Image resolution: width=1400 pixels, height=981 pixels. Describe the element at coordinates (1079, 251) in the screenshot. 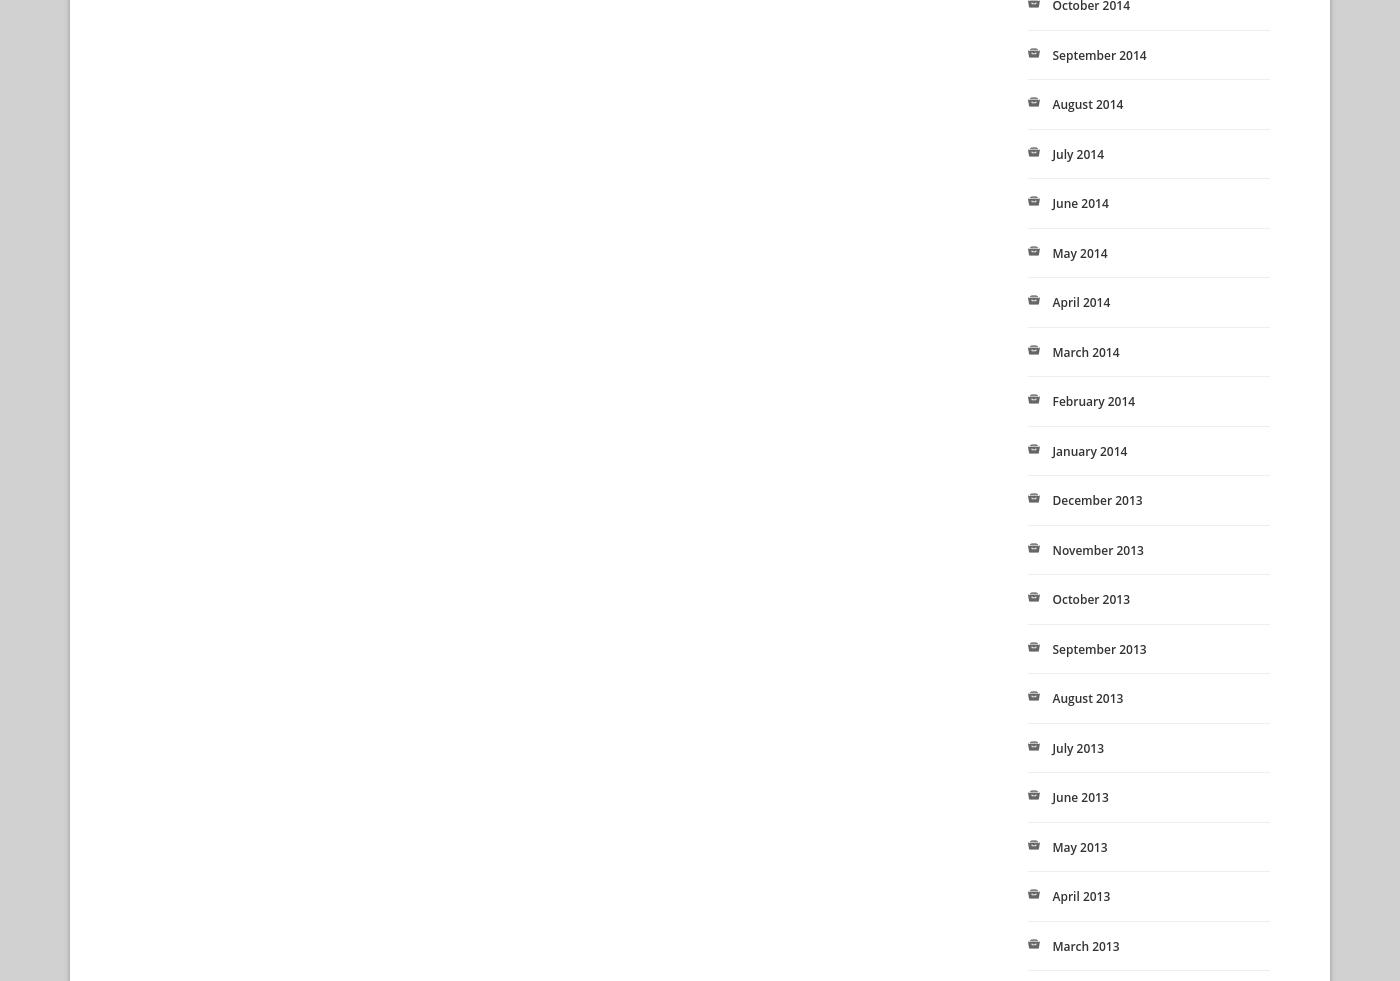

I see `'May 2014'` at that location.